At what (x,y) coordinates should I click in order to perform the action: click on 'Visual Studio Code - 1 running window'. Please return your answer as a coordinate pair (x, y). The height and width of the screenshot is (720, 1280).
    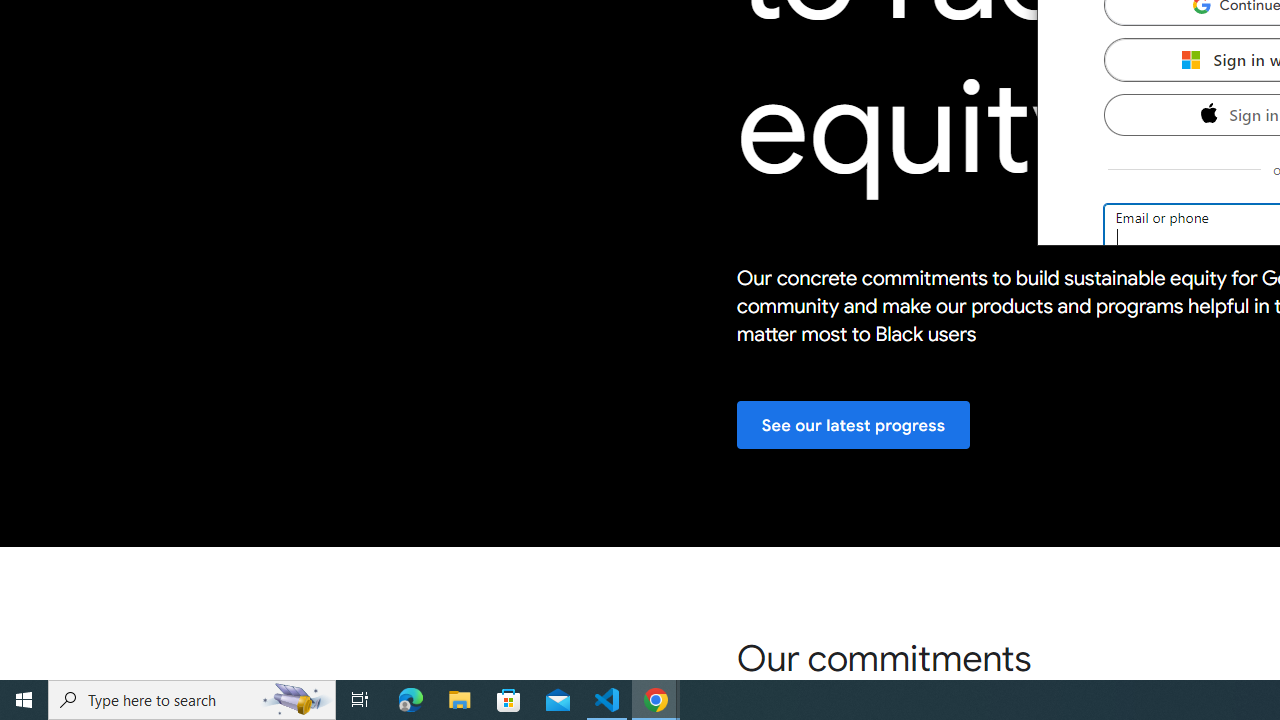
    Looking at the image, I should click on (606, 698).